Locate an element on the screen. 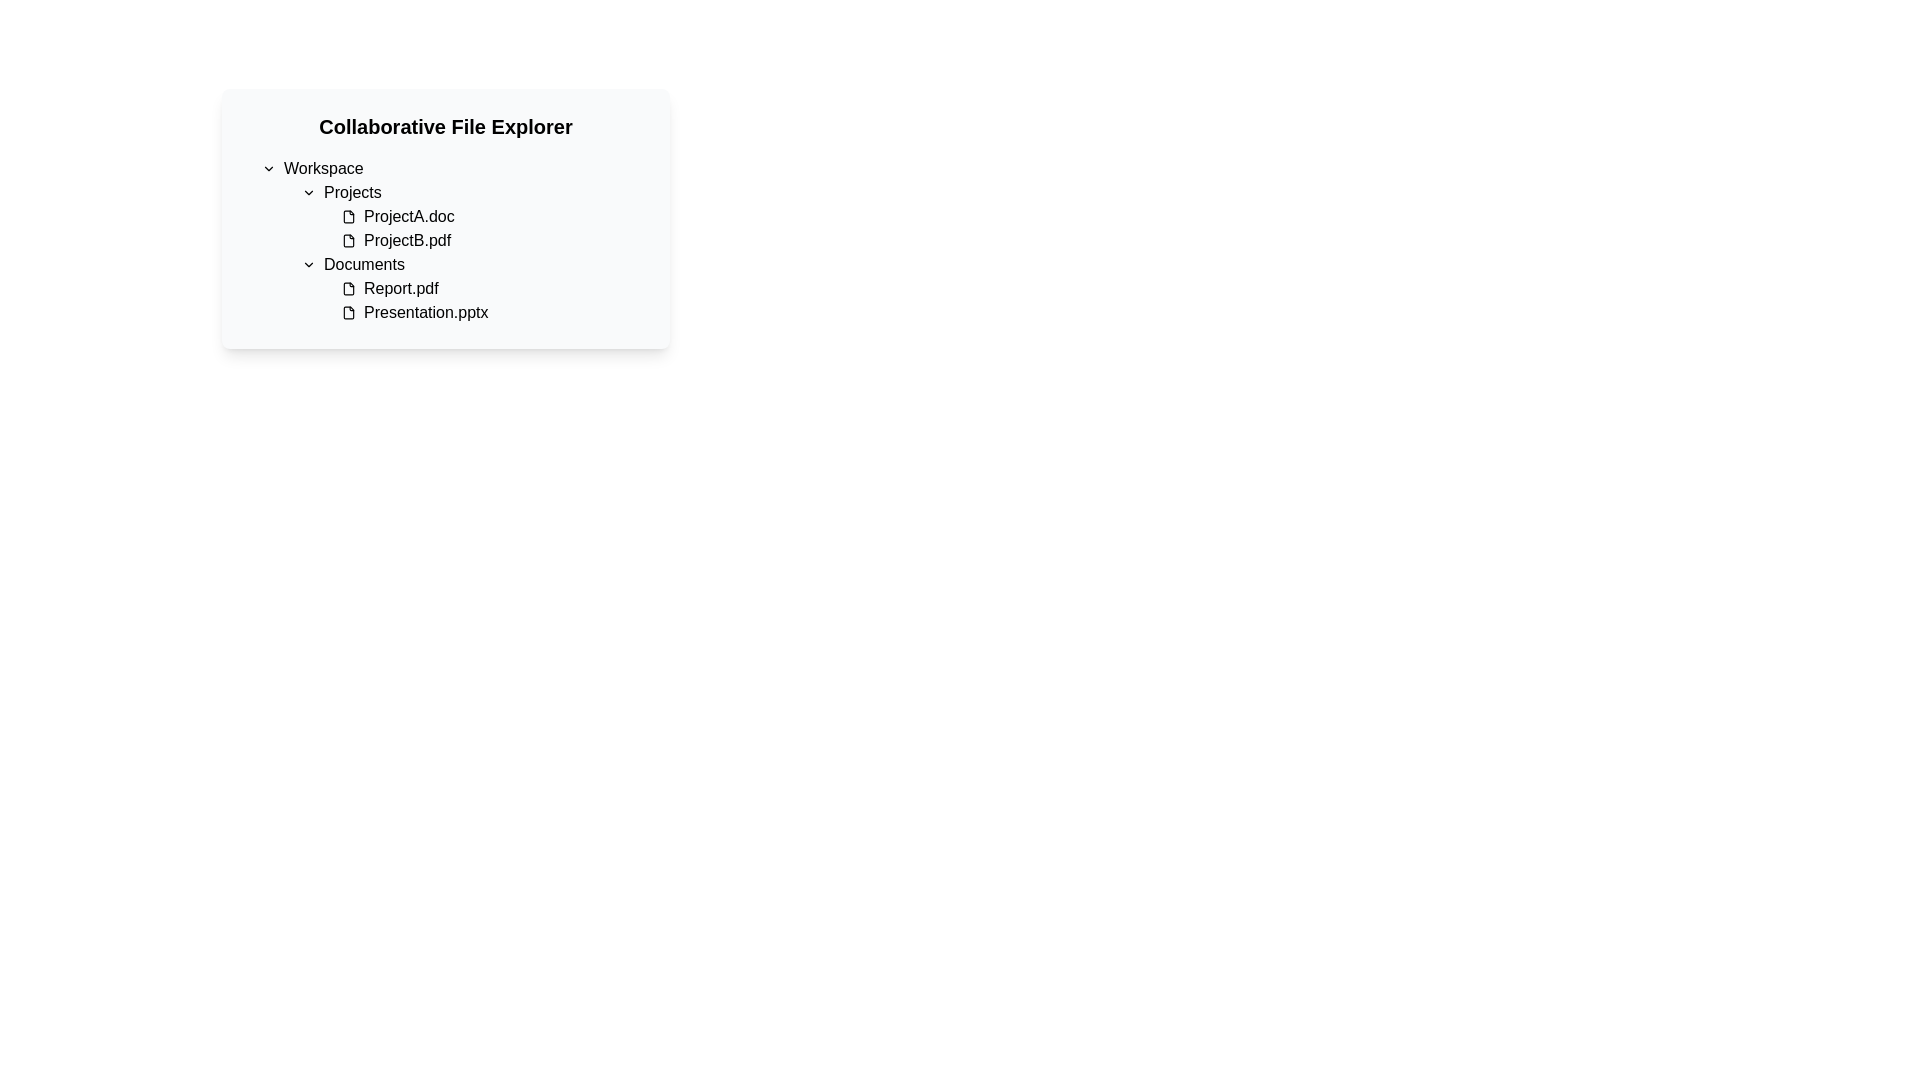  the dropdown icon located to the immediate left of the 'Workspace' text, which serves as a visual indicator for showing or hiding the contents under the 'Workspace' section is located at coordinates (267, 168).